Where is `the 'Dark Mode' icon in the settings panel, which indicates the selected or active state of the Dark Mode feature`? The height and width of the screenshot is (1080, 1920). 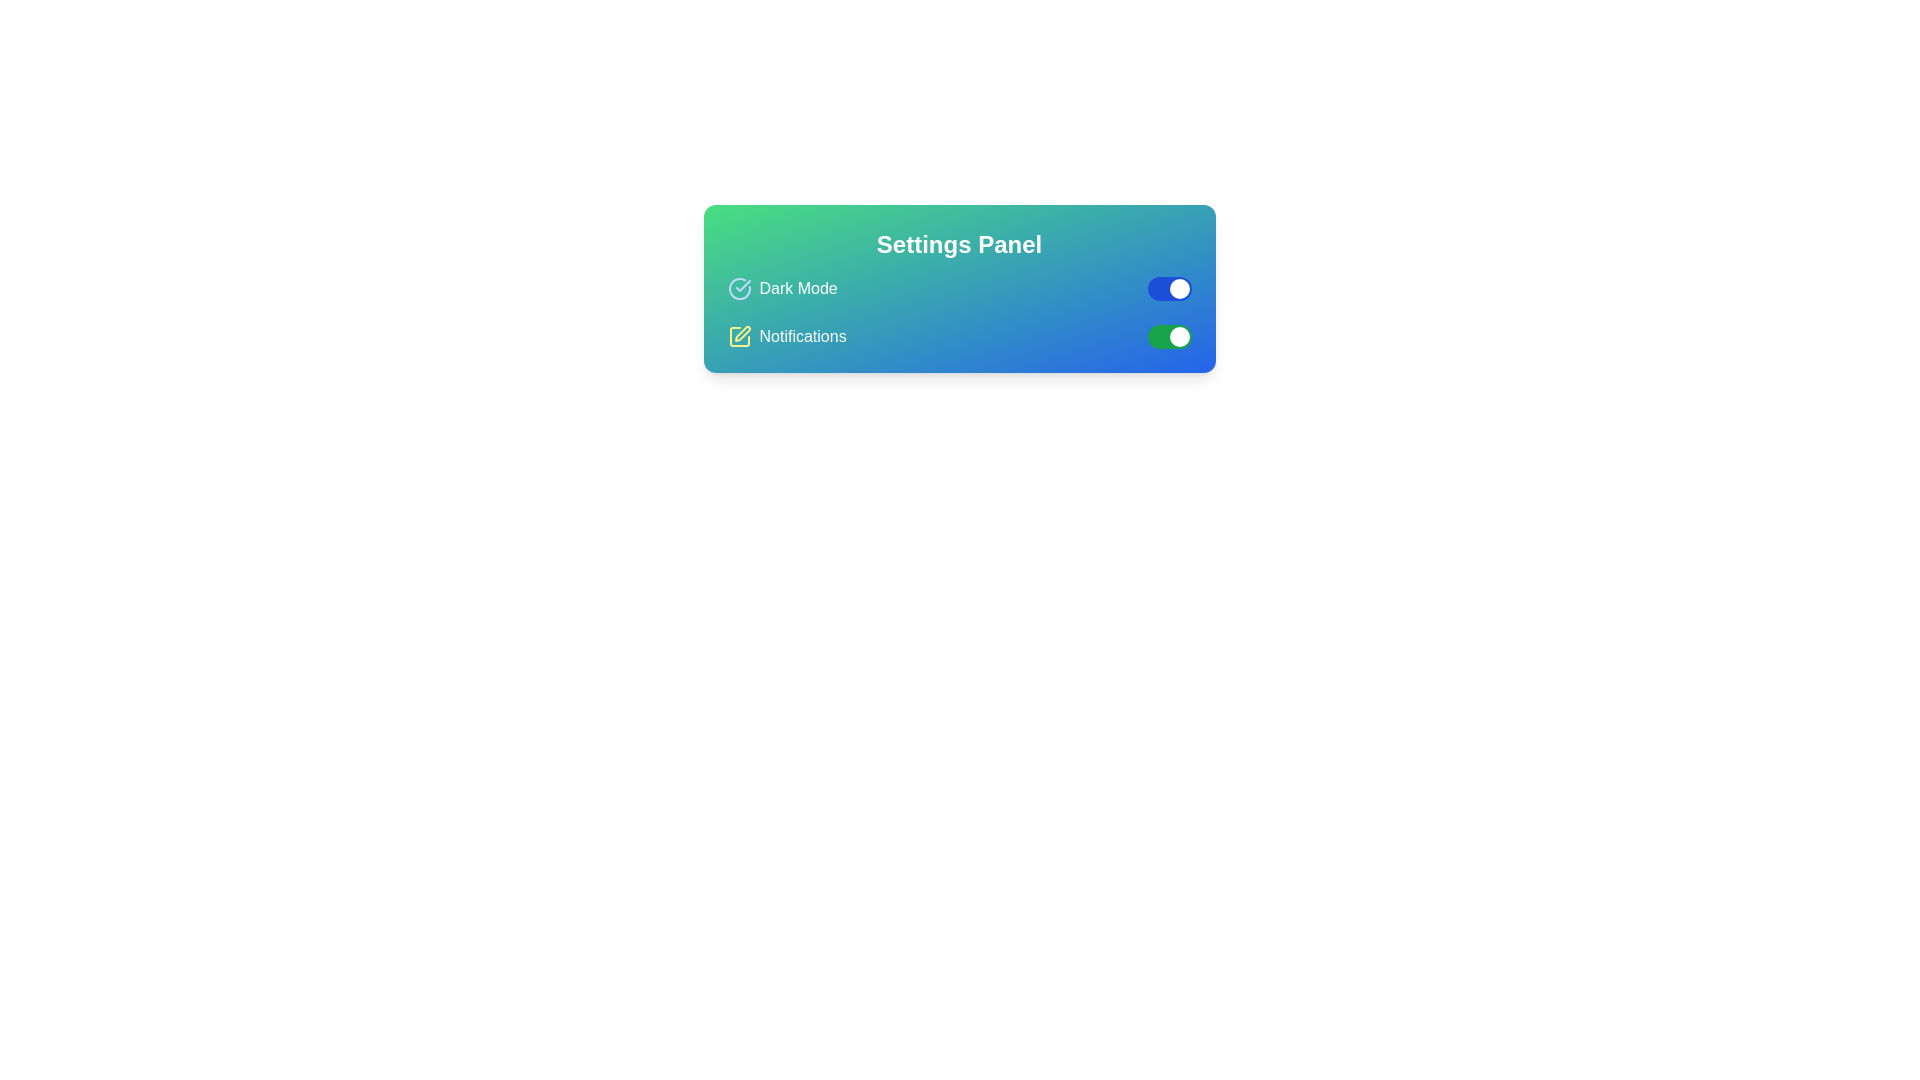 the 'Dark Mode' icon in the settings panel, which indicates the selected or active state of the Dark Mode feature is located at coordinates (738, 289).